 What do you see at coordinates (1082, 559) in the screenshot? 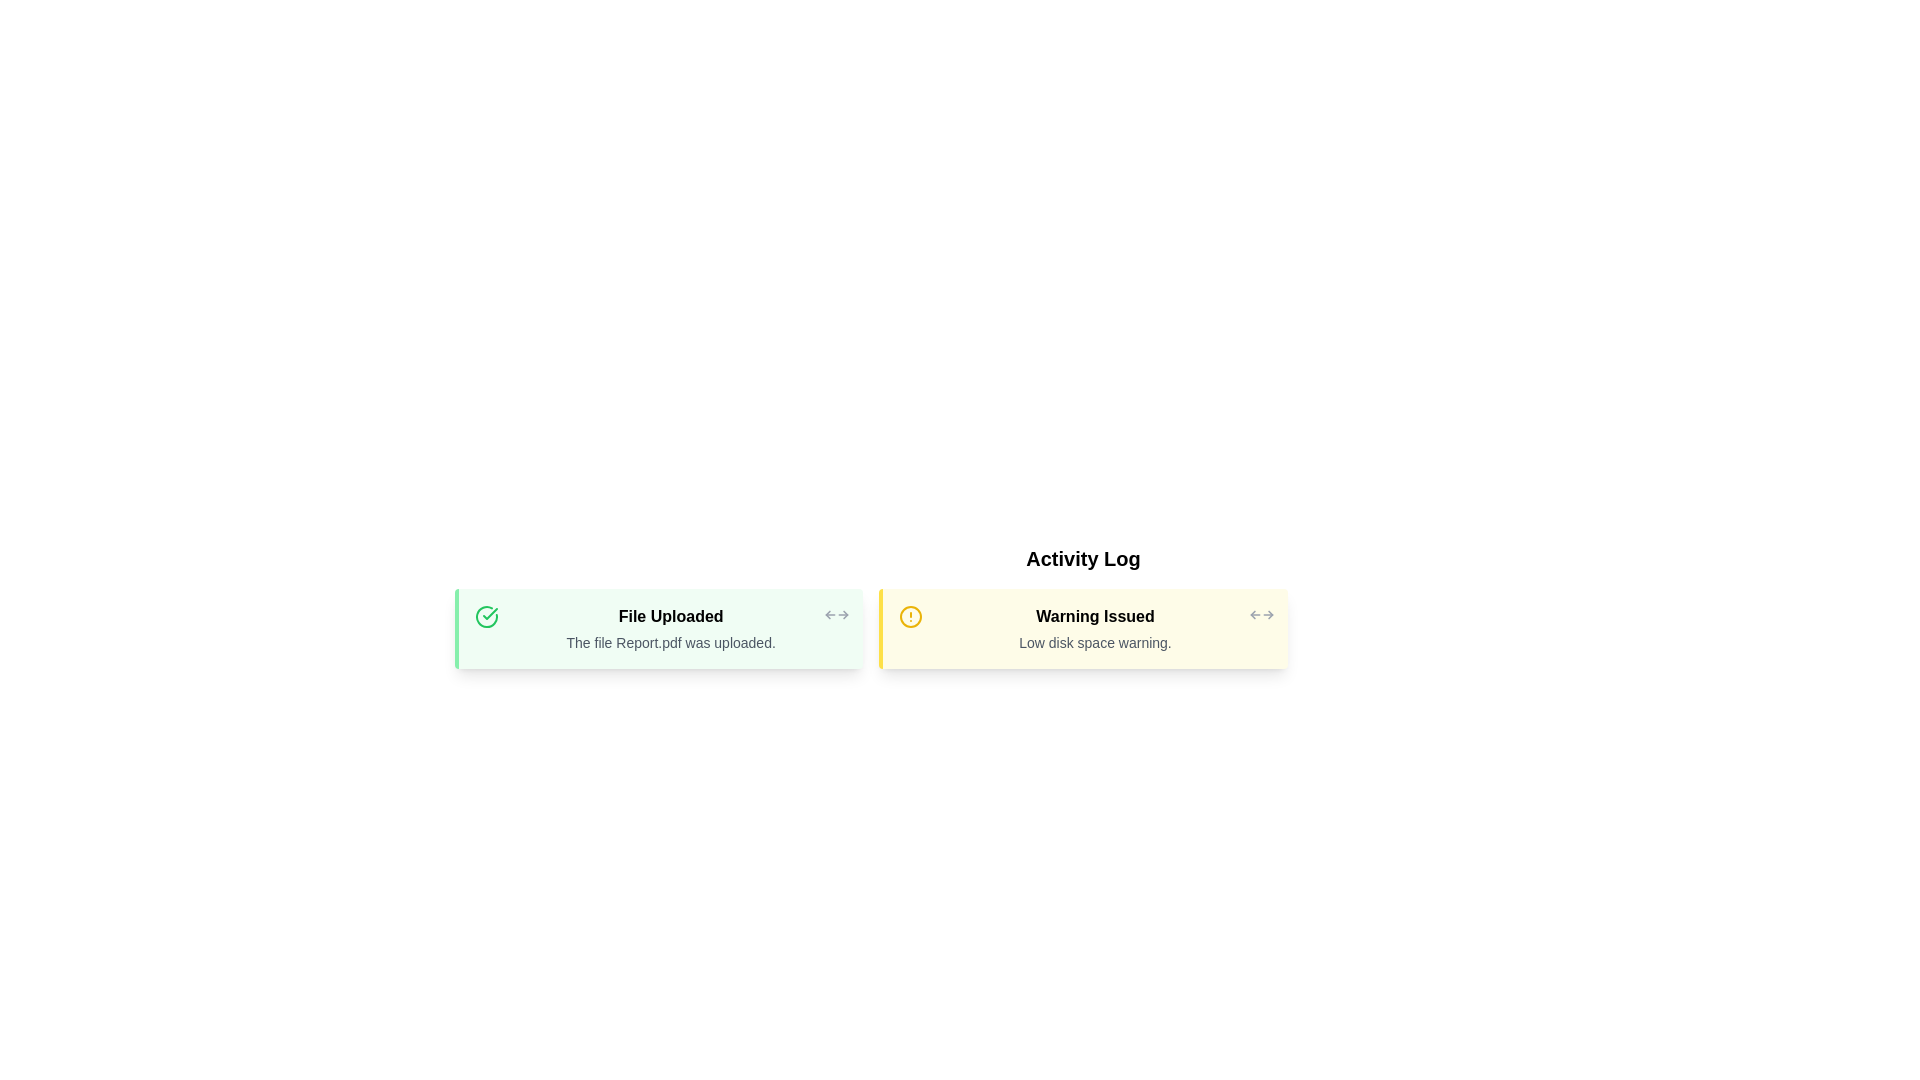
I see `the header text of the activity log section` at bounding box center [1082, 559].